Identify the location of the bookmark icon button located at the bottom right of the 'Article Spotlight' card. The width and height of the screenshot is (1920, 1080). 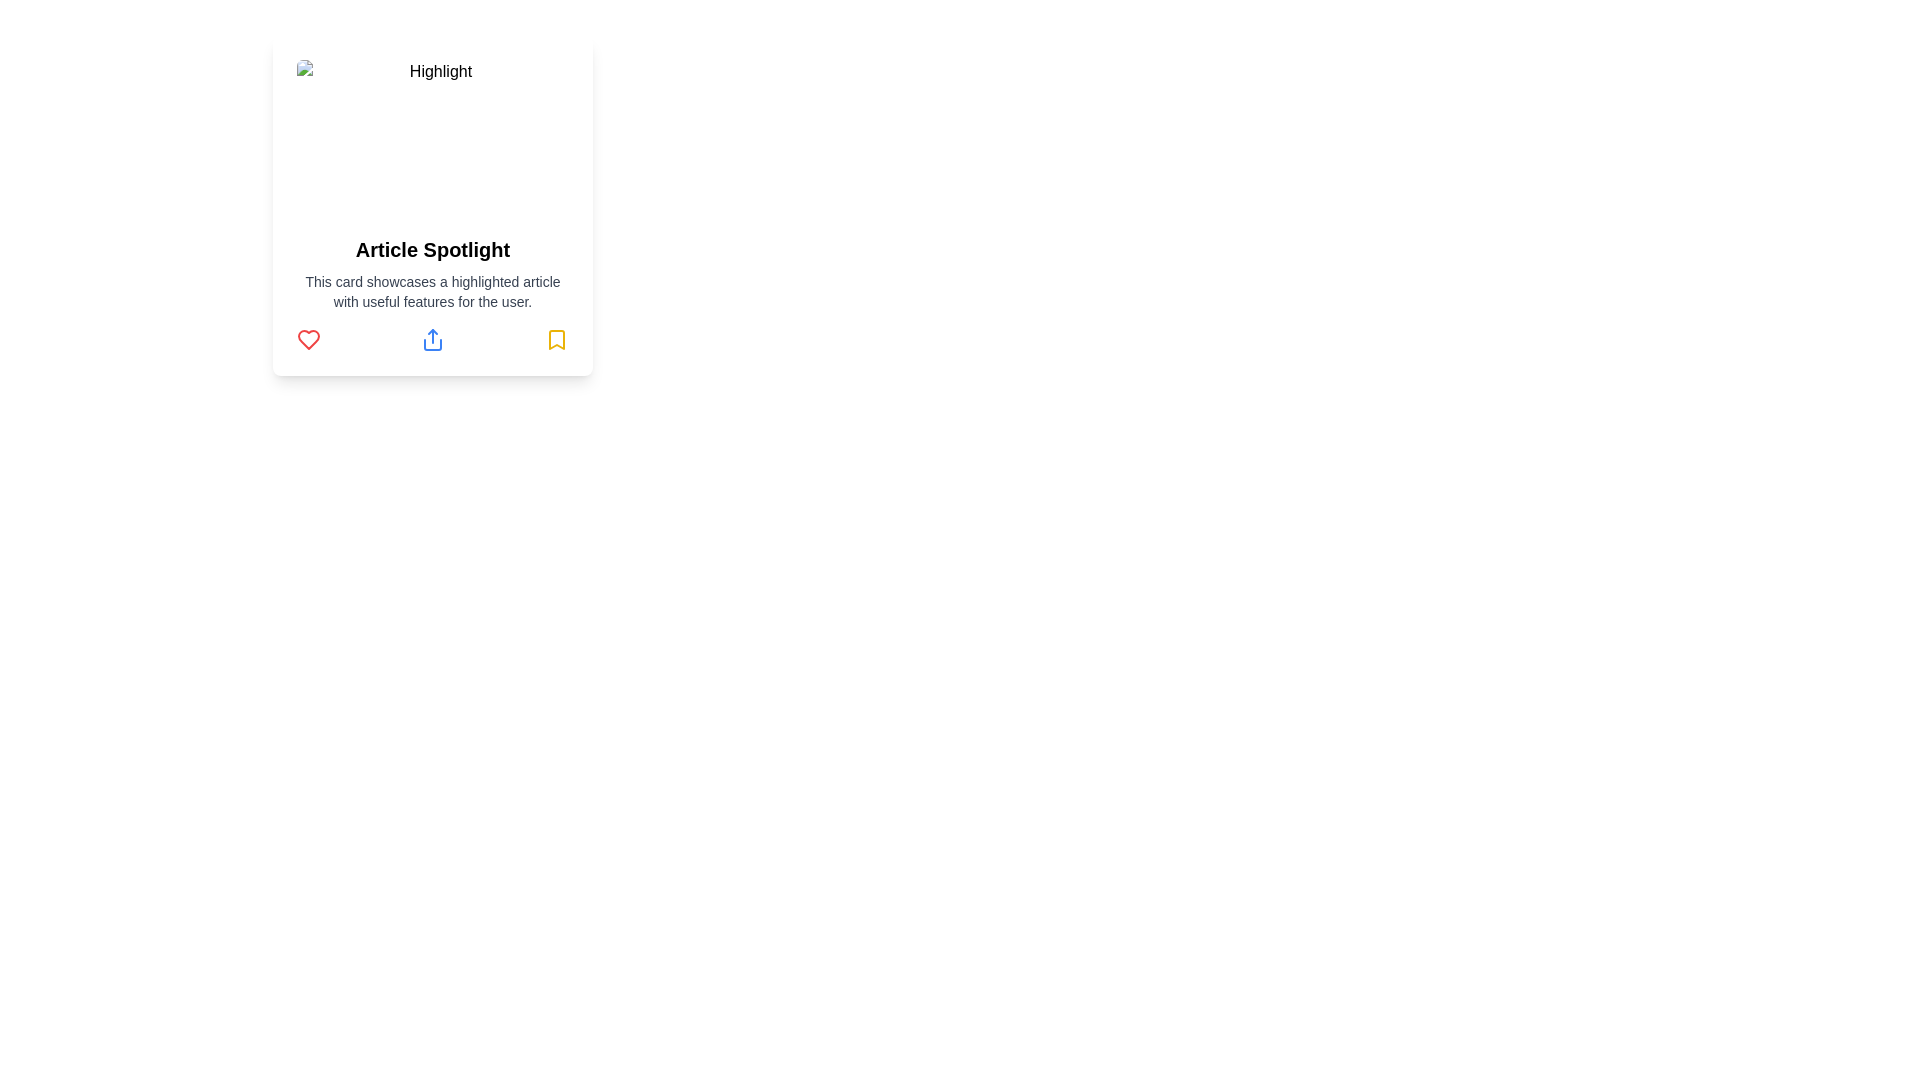
(556, 338).